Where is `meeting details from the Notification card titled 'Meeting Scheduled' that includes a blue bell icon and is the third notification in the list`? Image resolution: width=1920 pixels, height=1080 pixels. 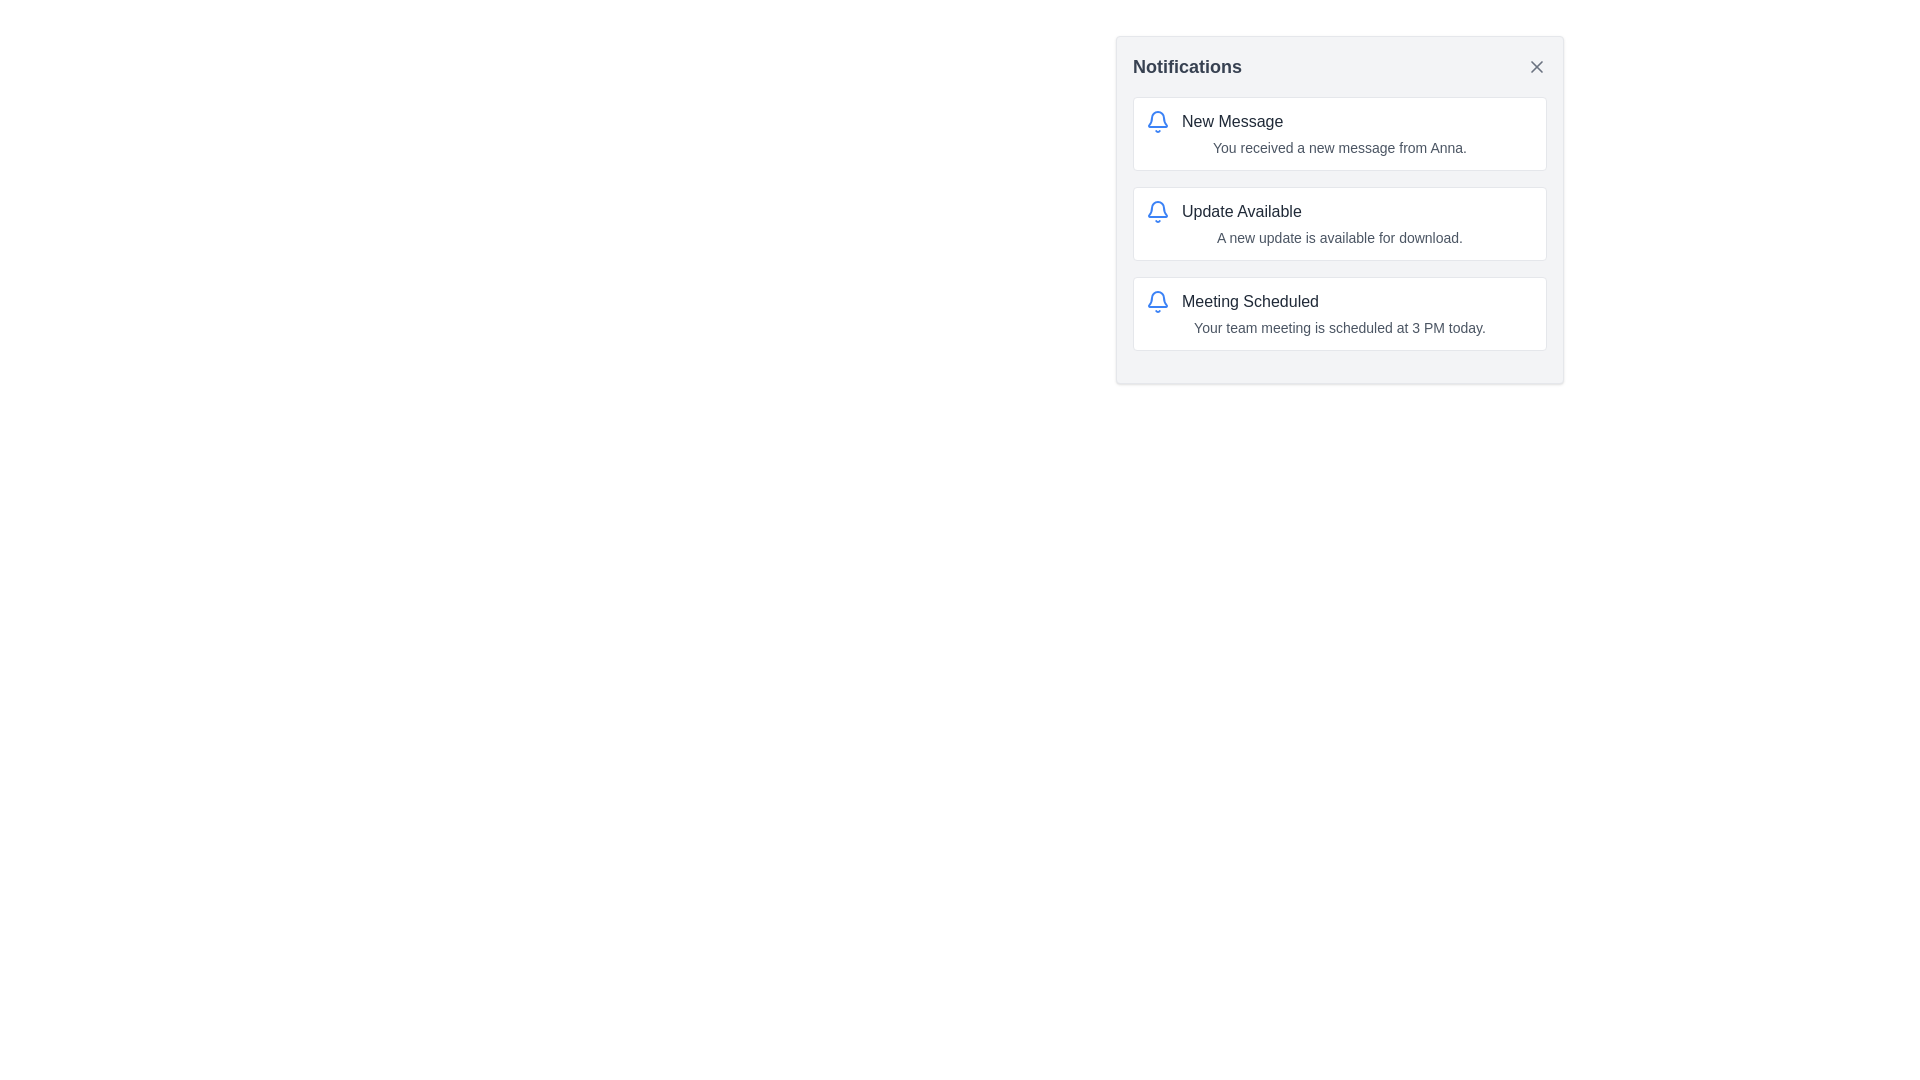
meeting details from the Notification card titled 'Meeting Scheduled' that includes a blue bell icon and is the third notification in the list is located at coordinates (1339, 313).